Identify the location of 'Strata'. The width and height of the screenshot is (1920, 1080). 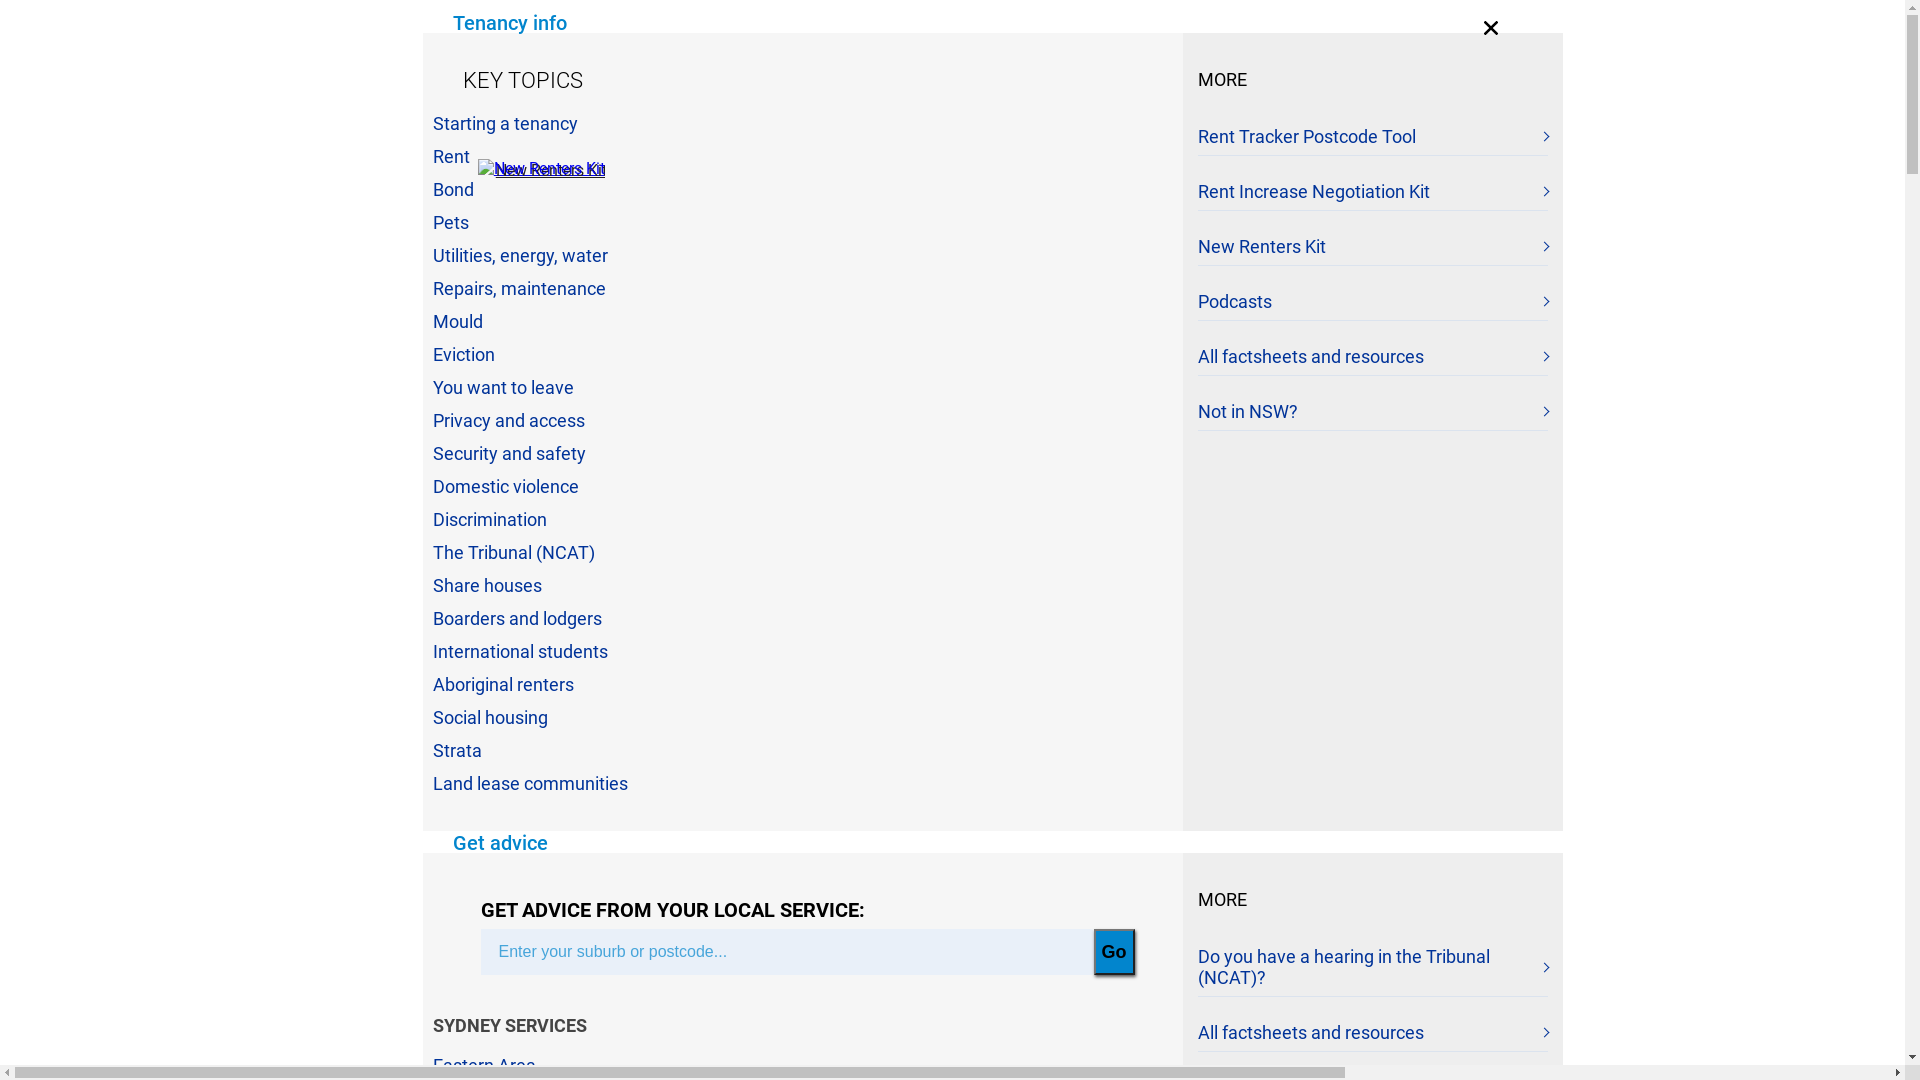
(455, 750).